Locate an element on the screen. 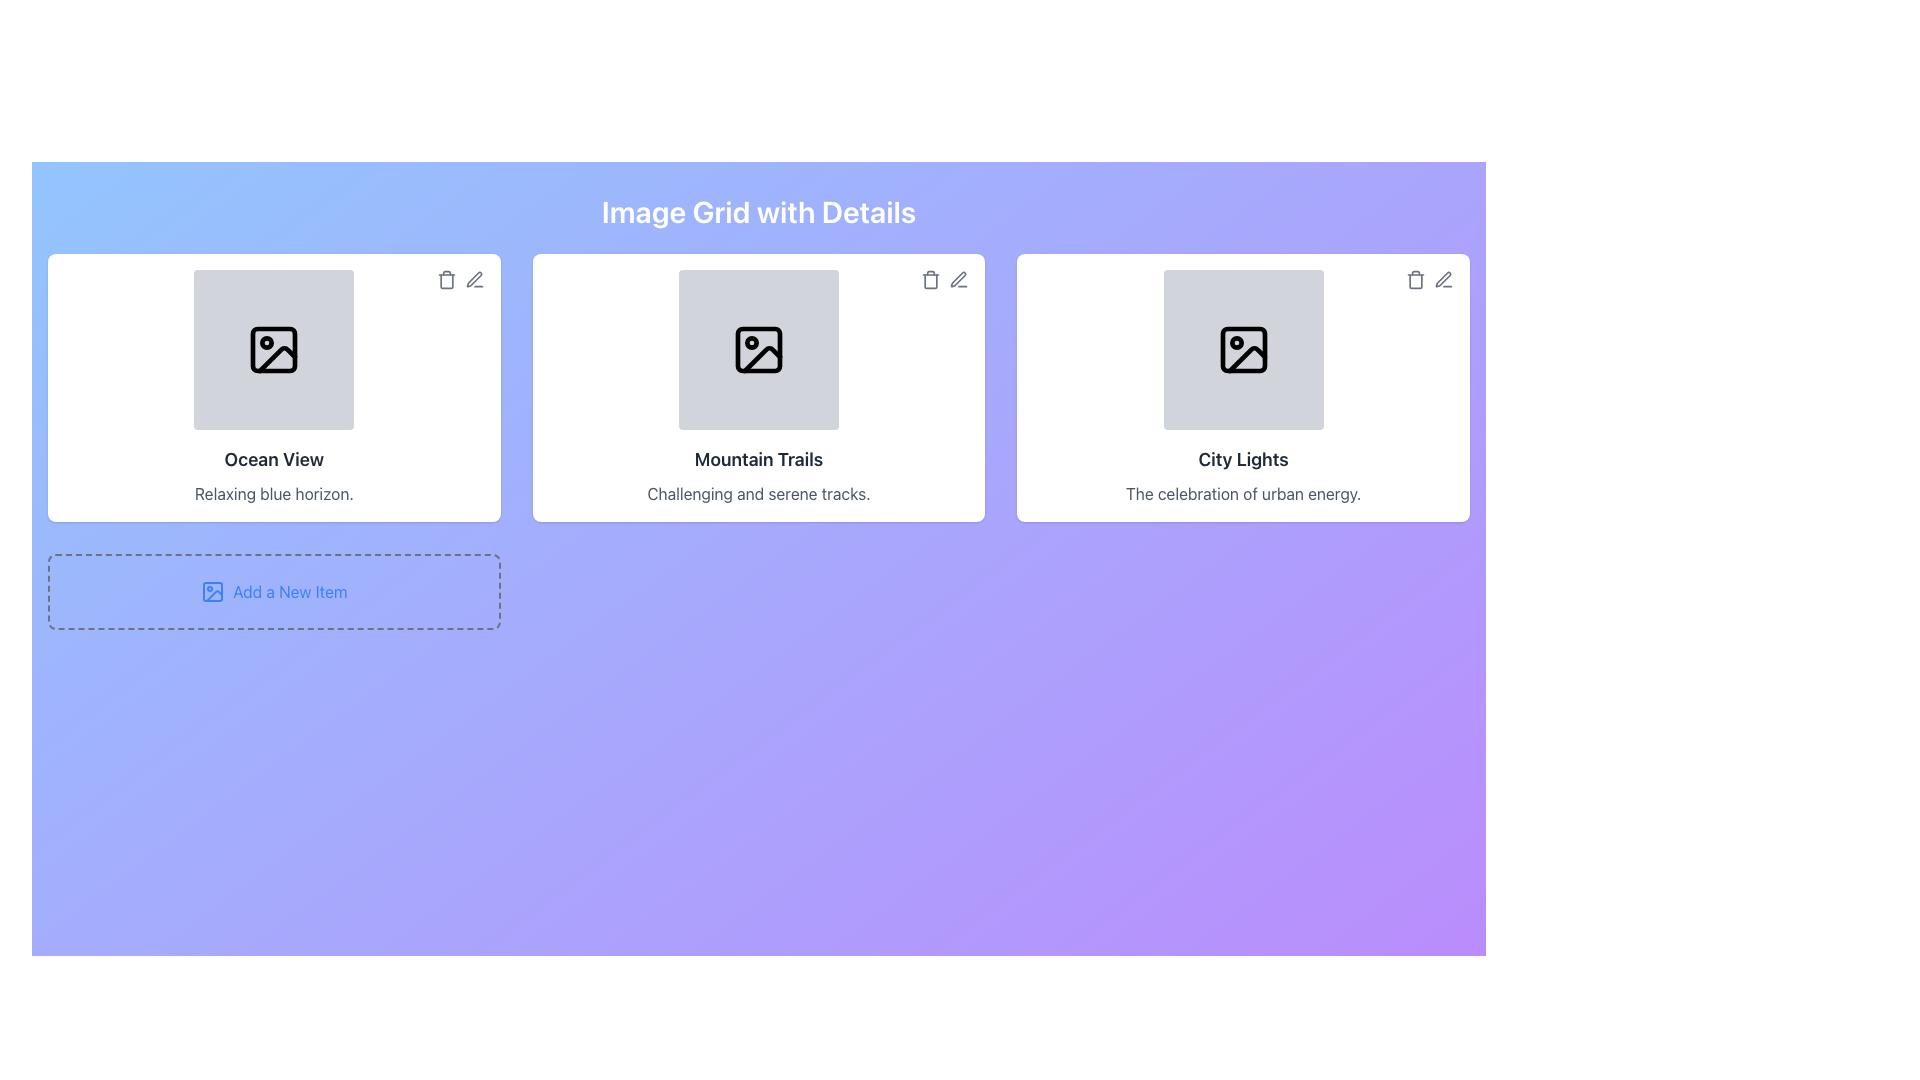 This screenshot has height=1080, width=1920. the 'Mountain Trails' text label in the middle card of the grid layout is located at coordinates (757, 459).